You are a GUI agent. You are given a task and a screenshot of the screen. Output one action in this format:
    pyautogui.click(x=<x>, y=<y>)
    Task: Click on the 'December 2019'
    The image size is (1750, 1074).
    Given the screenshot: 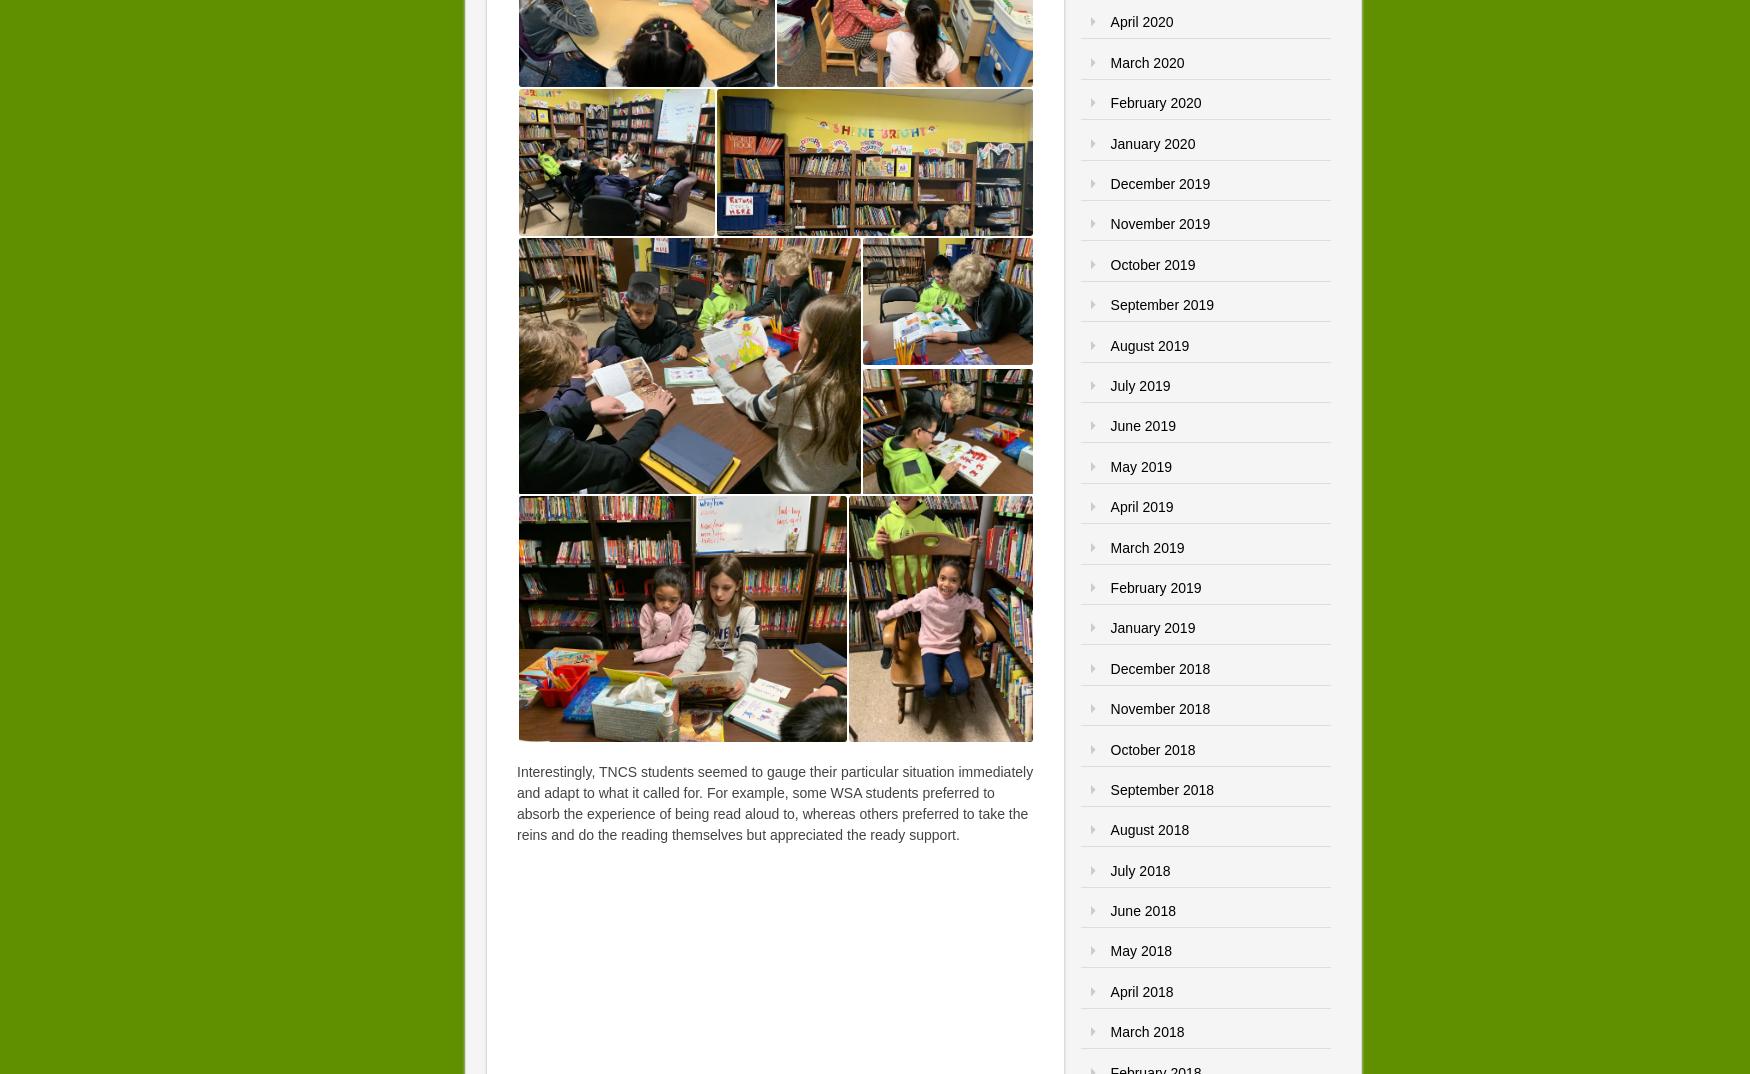 What is the action you would take?
    pyautogui.click(x=1159, y=183)
    